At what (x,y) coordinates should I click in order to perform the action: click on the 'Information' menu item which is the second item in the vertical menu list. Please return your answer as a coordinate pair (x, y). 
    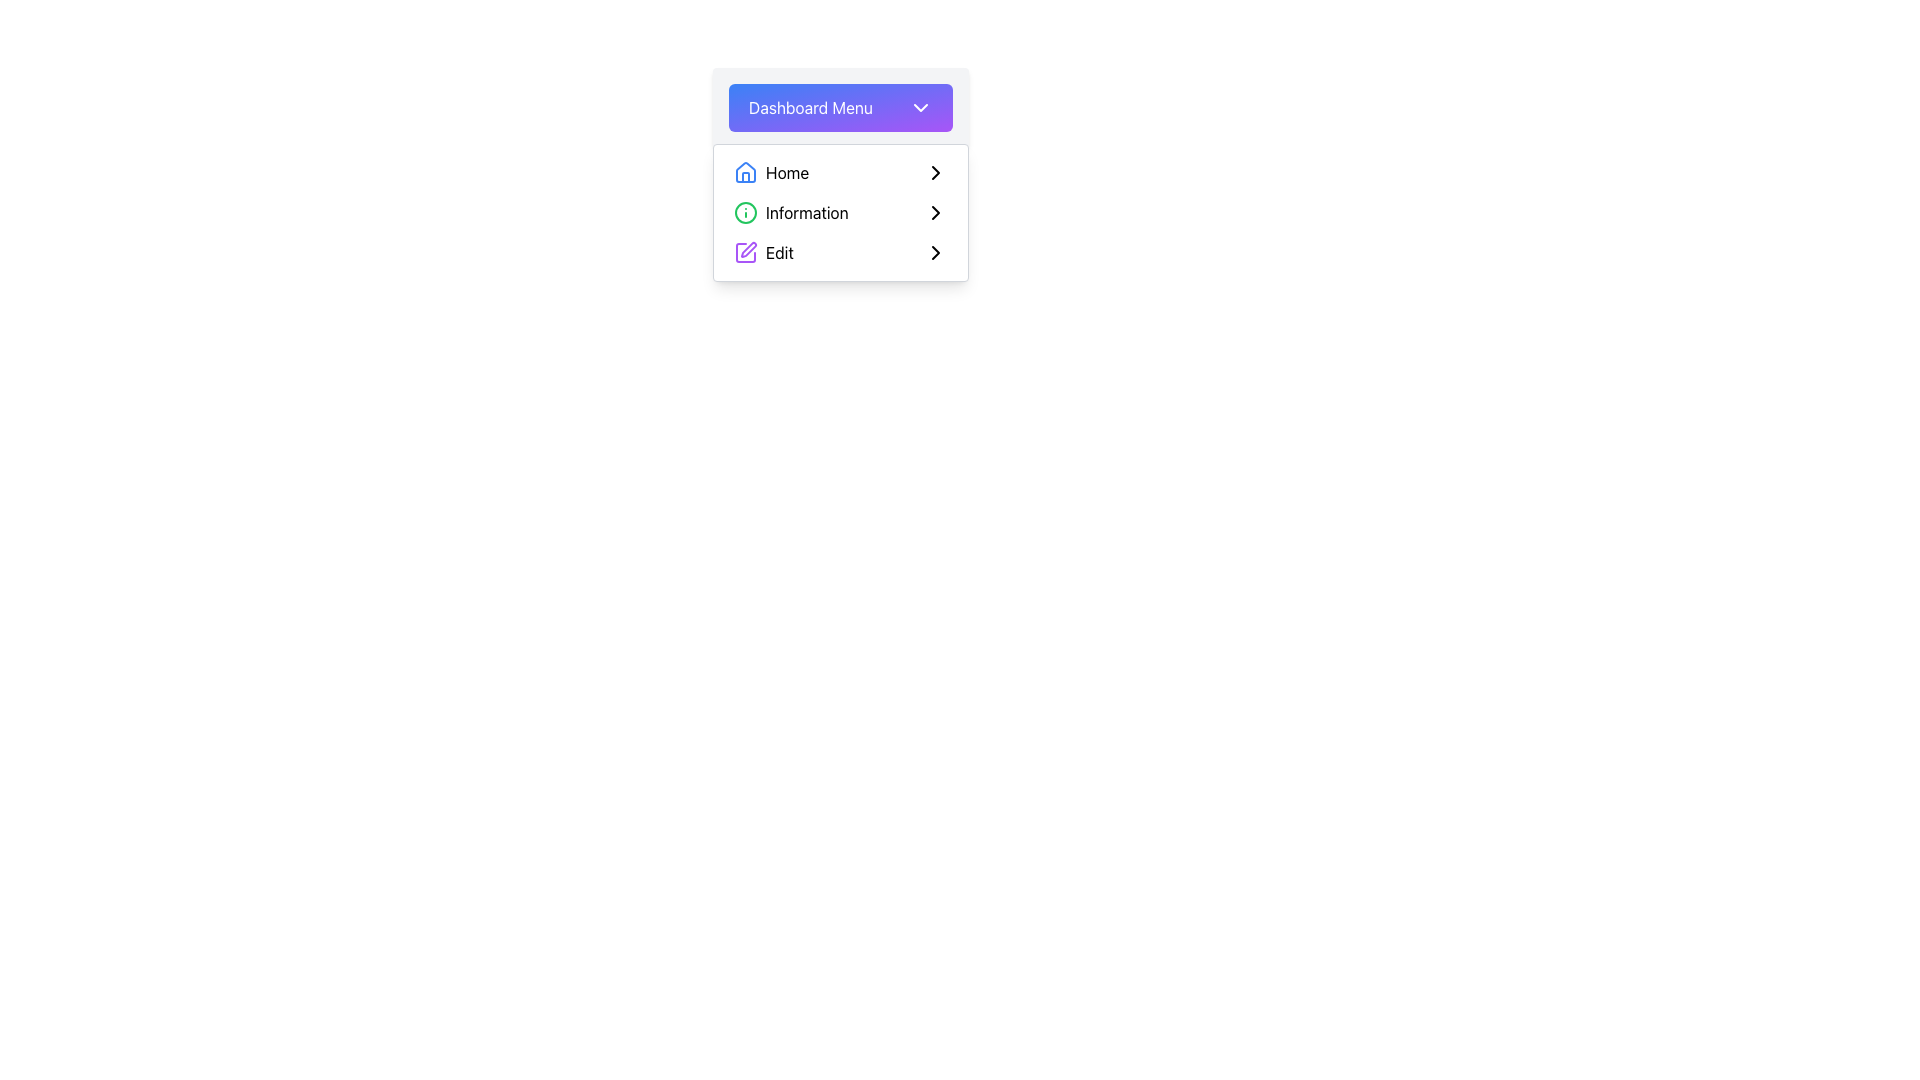
    Looking at the image, I should click on (840, 212).